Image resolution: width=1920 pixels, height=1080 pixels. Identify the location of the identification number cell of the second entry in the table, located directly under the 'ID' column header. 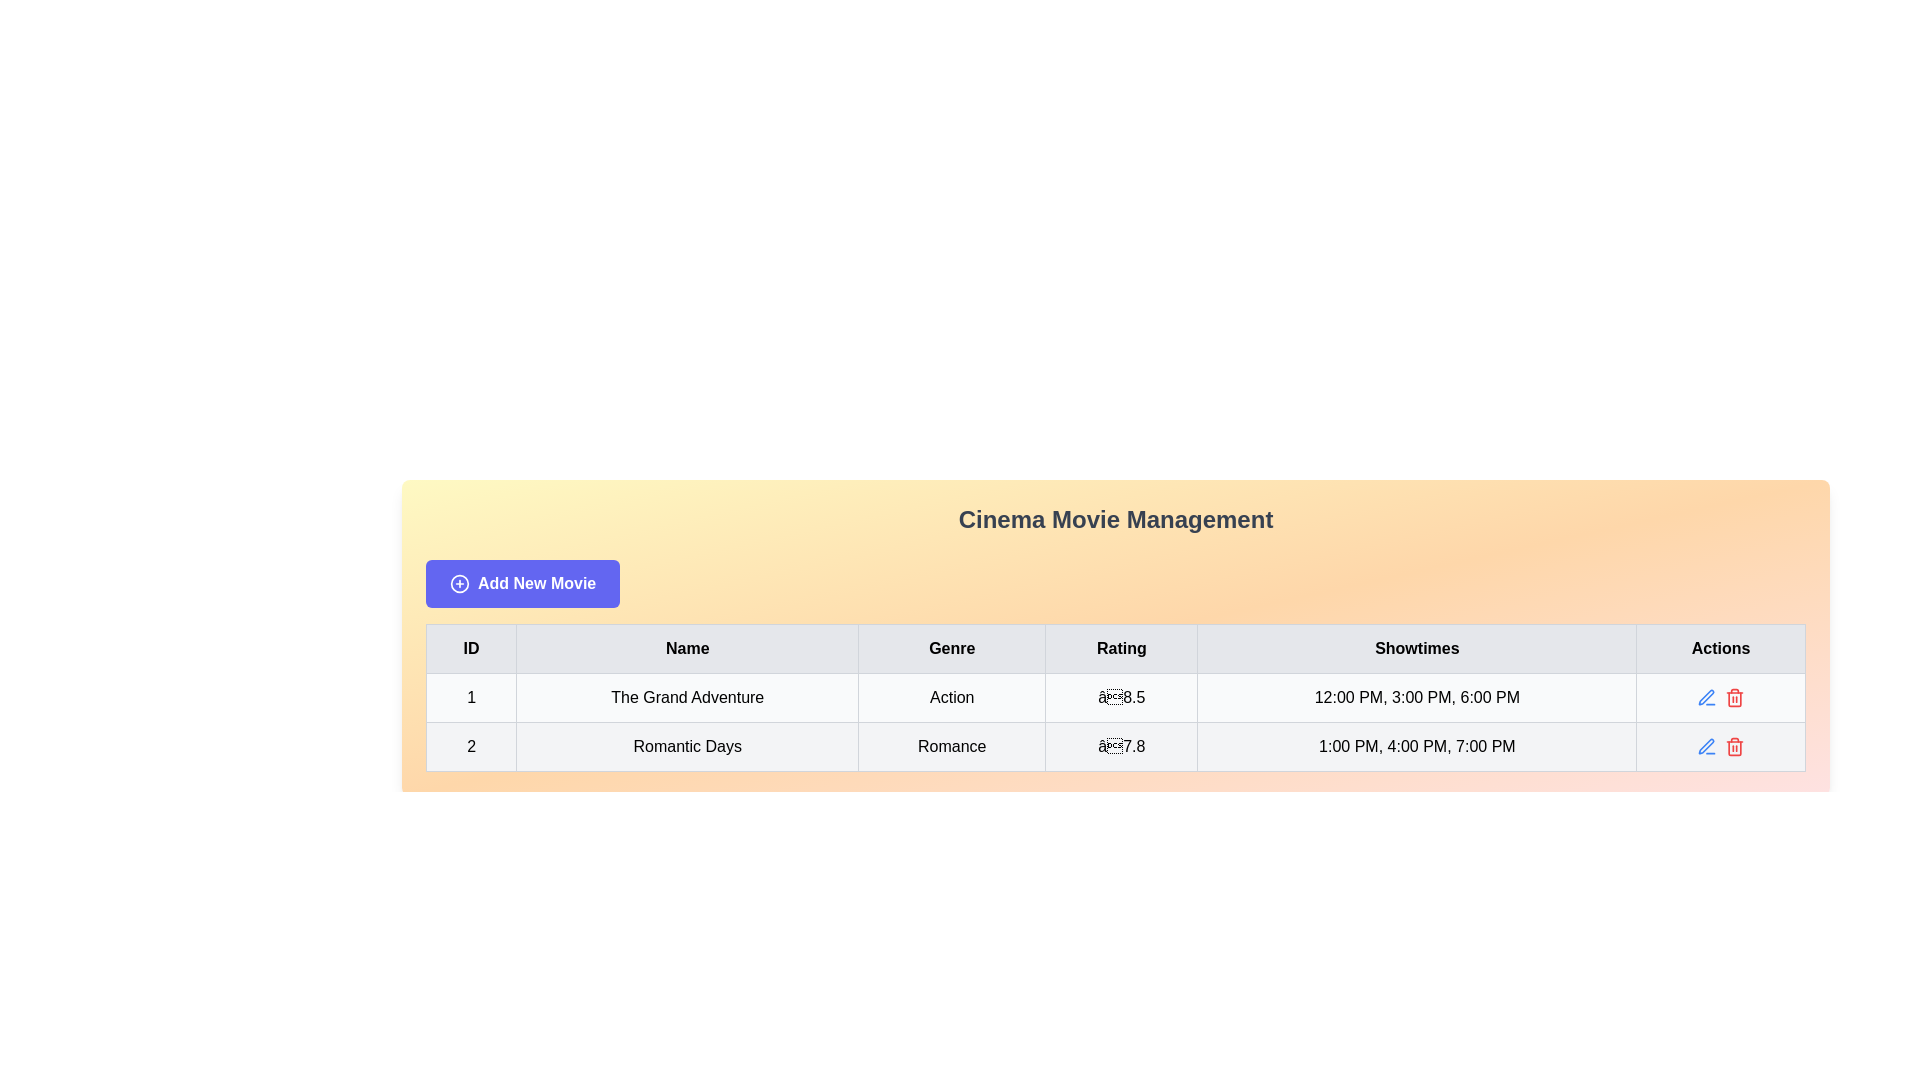
(470, 747).